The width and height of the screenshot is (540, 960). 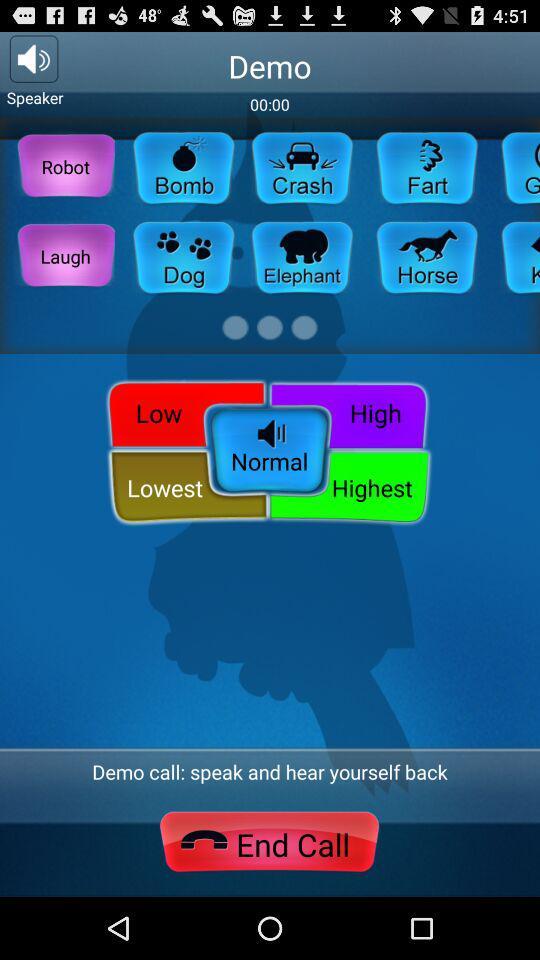 I want to click on the chat icon, so click(x=301, y=275).